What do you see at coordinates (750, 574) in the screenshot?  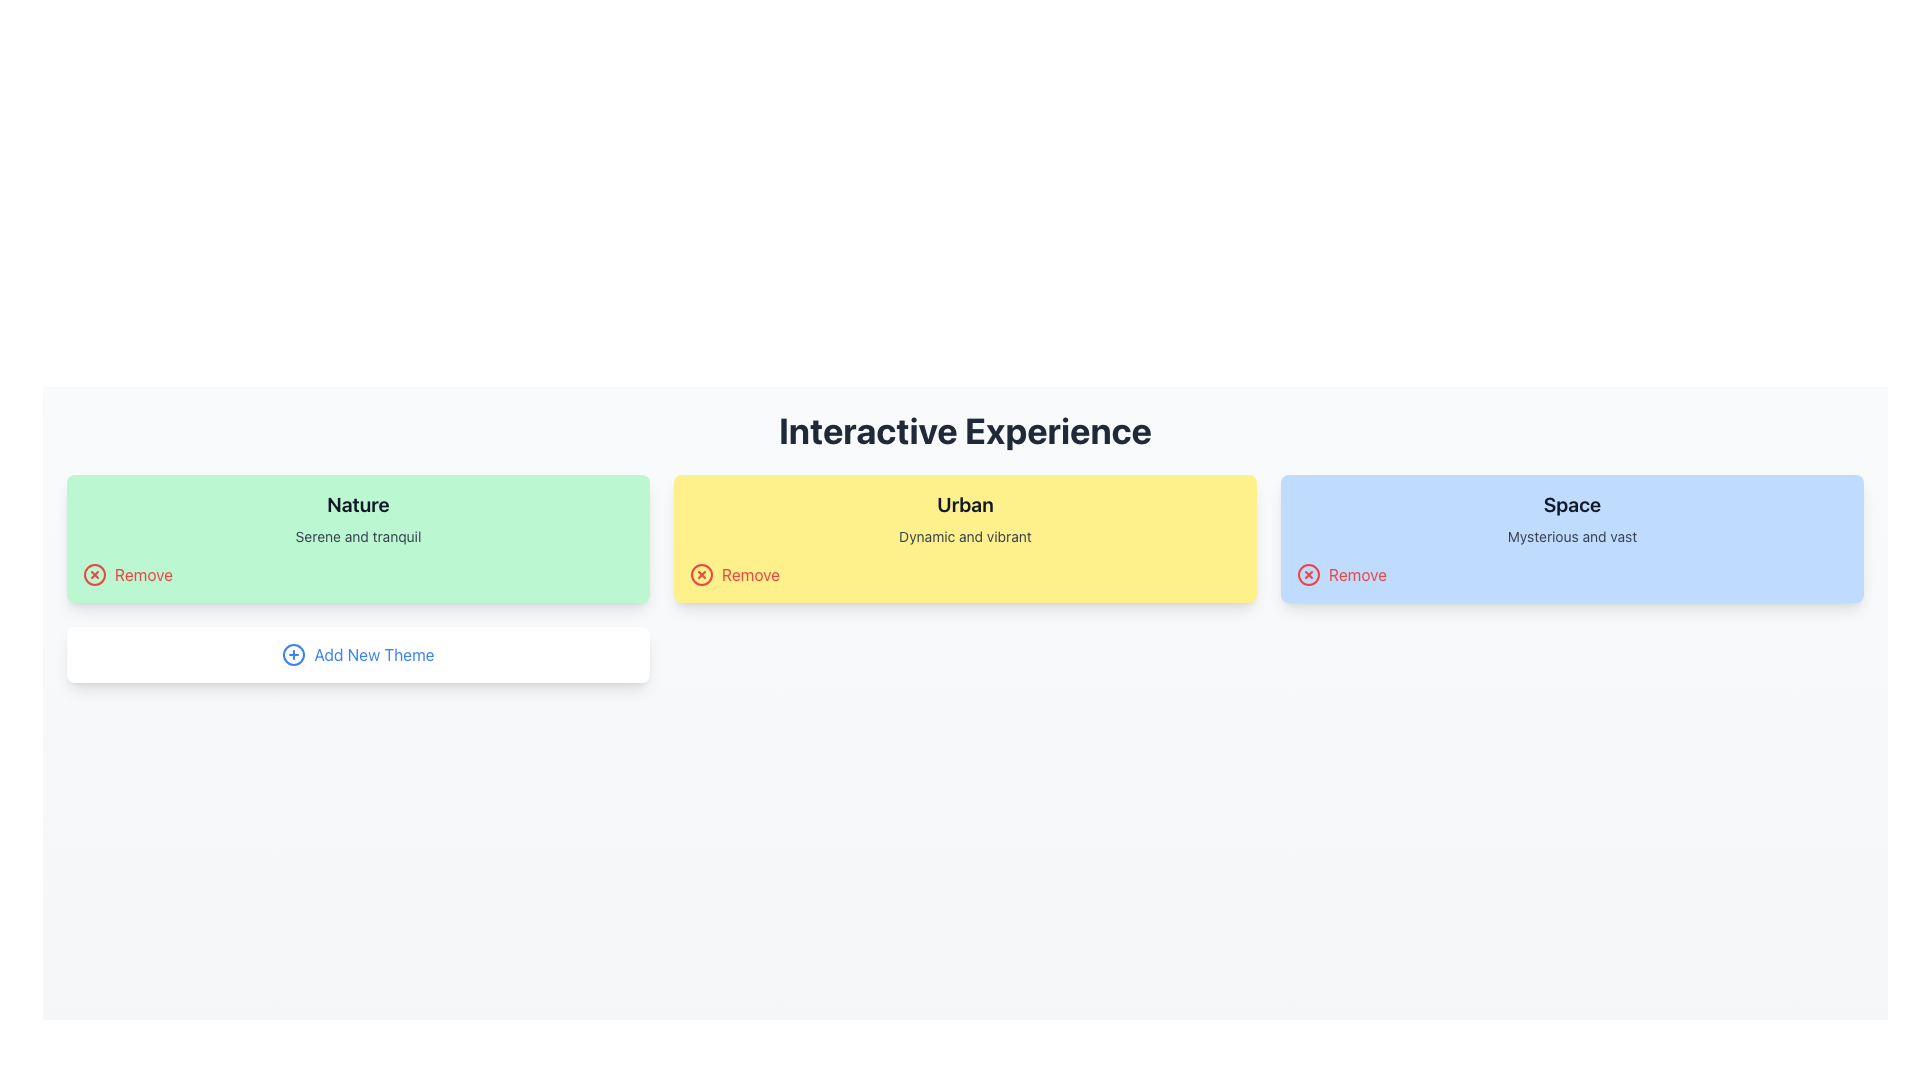 I see `the 'Remove' text label styled in red, located to the right of a circled 'X' icon within the interactive group of the yellow card titled 'Urban'` at bounding box center [750, 574].